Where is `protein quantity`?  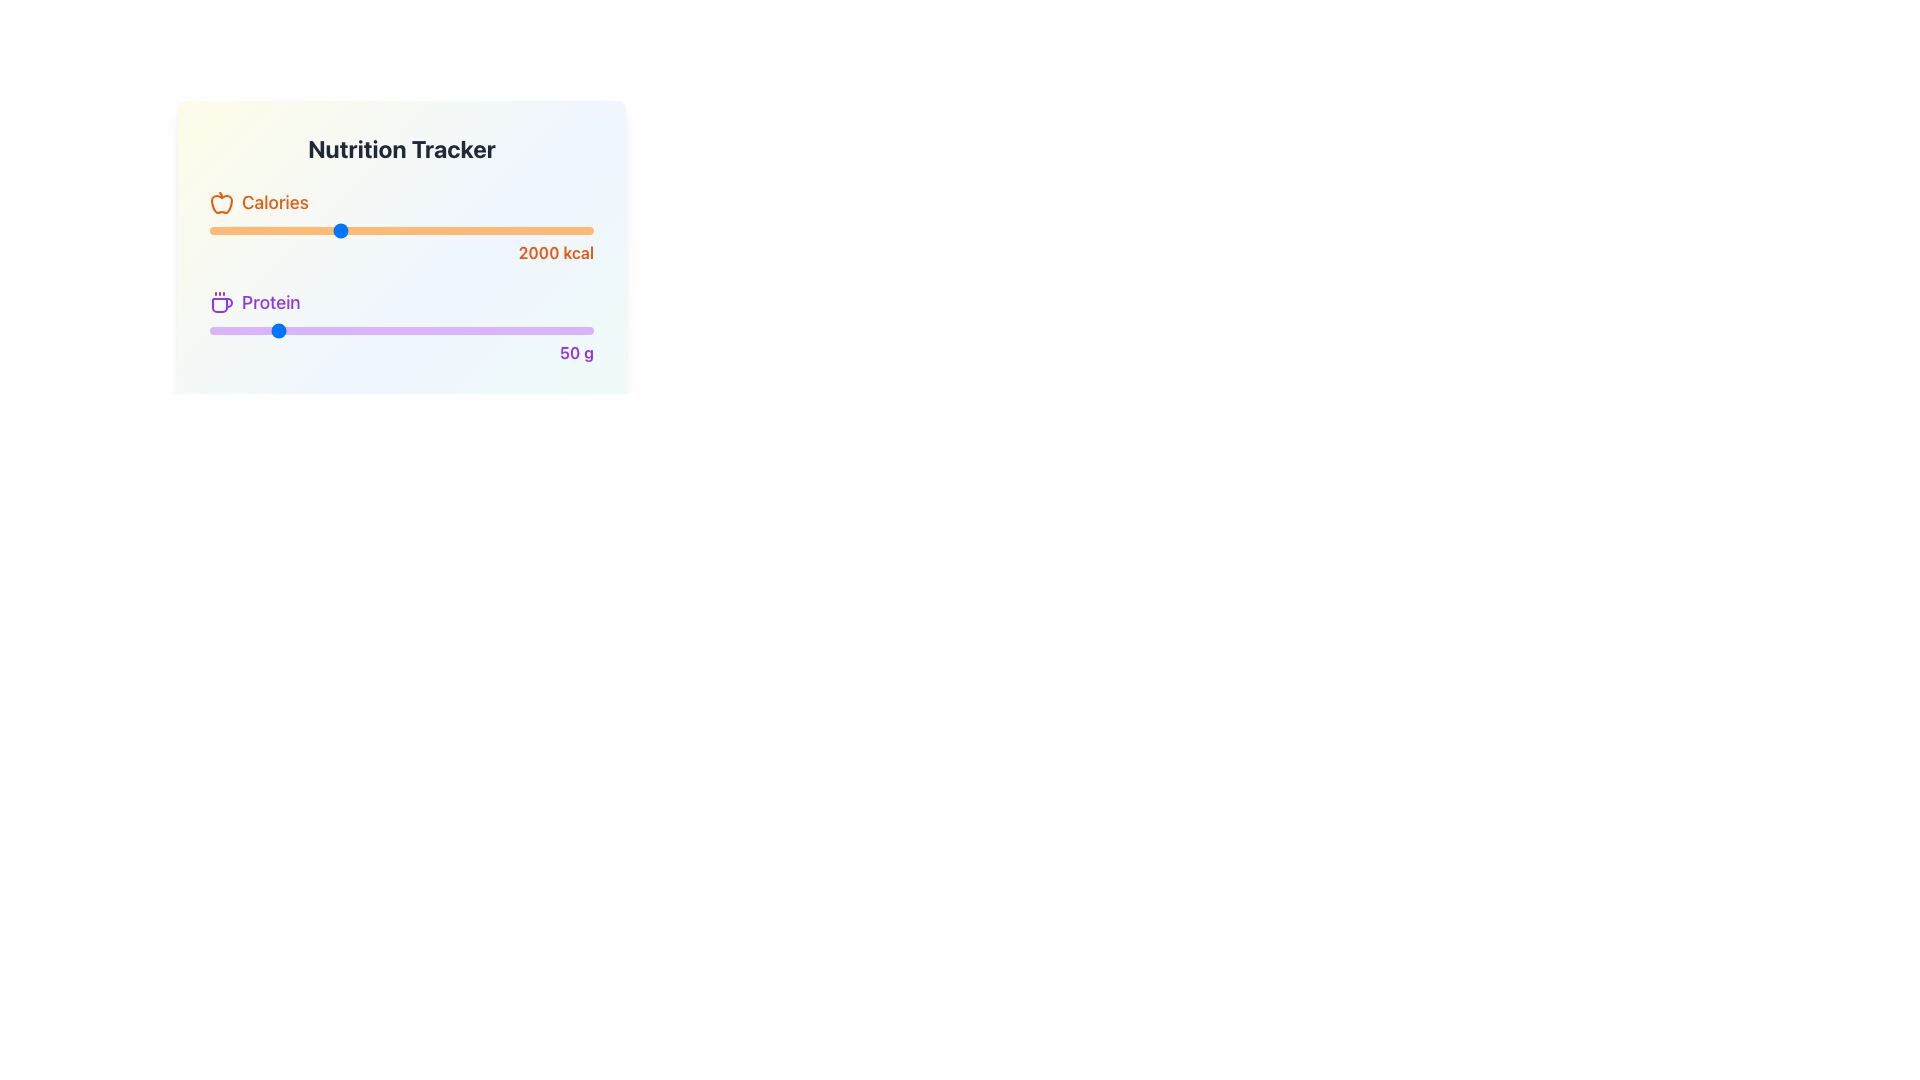 protein quantity is located at coordinates (233, 330).